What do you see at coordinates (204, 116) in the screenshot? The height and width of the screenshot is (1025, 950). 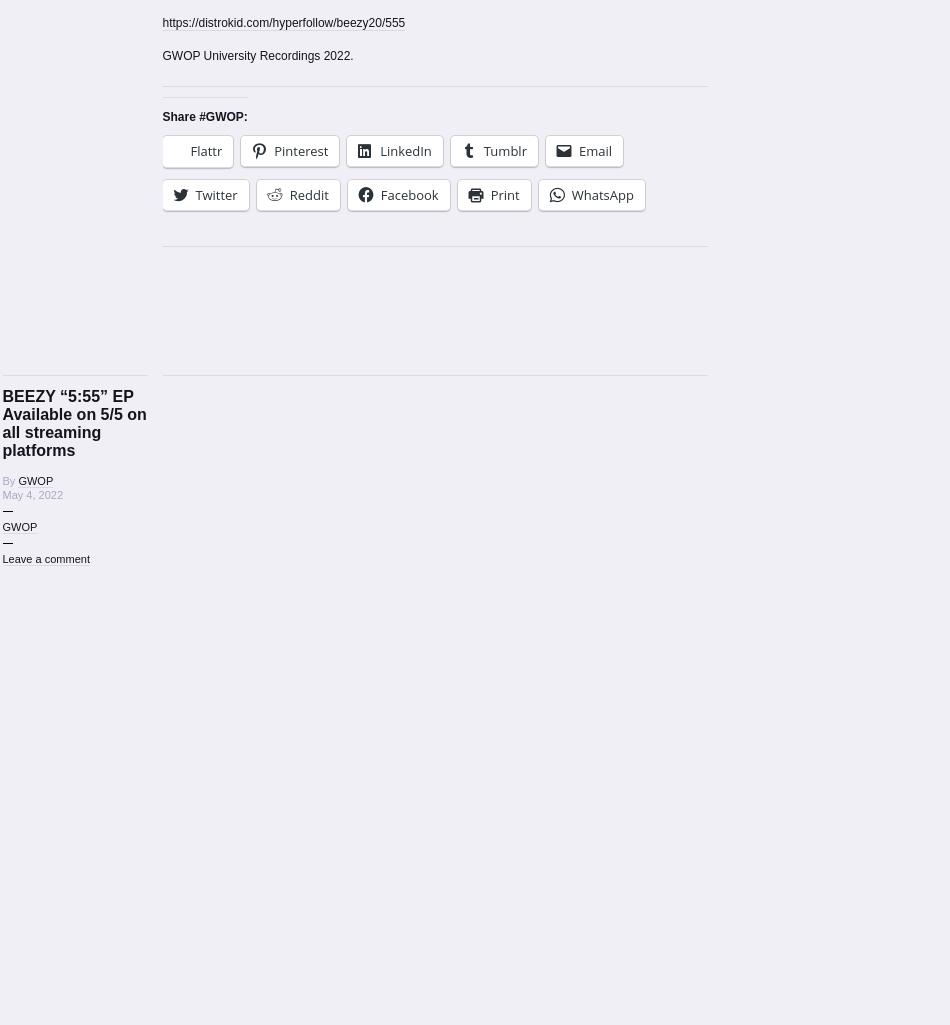 I see `'Share #GWOP:'` at bounding box center [204, 116].